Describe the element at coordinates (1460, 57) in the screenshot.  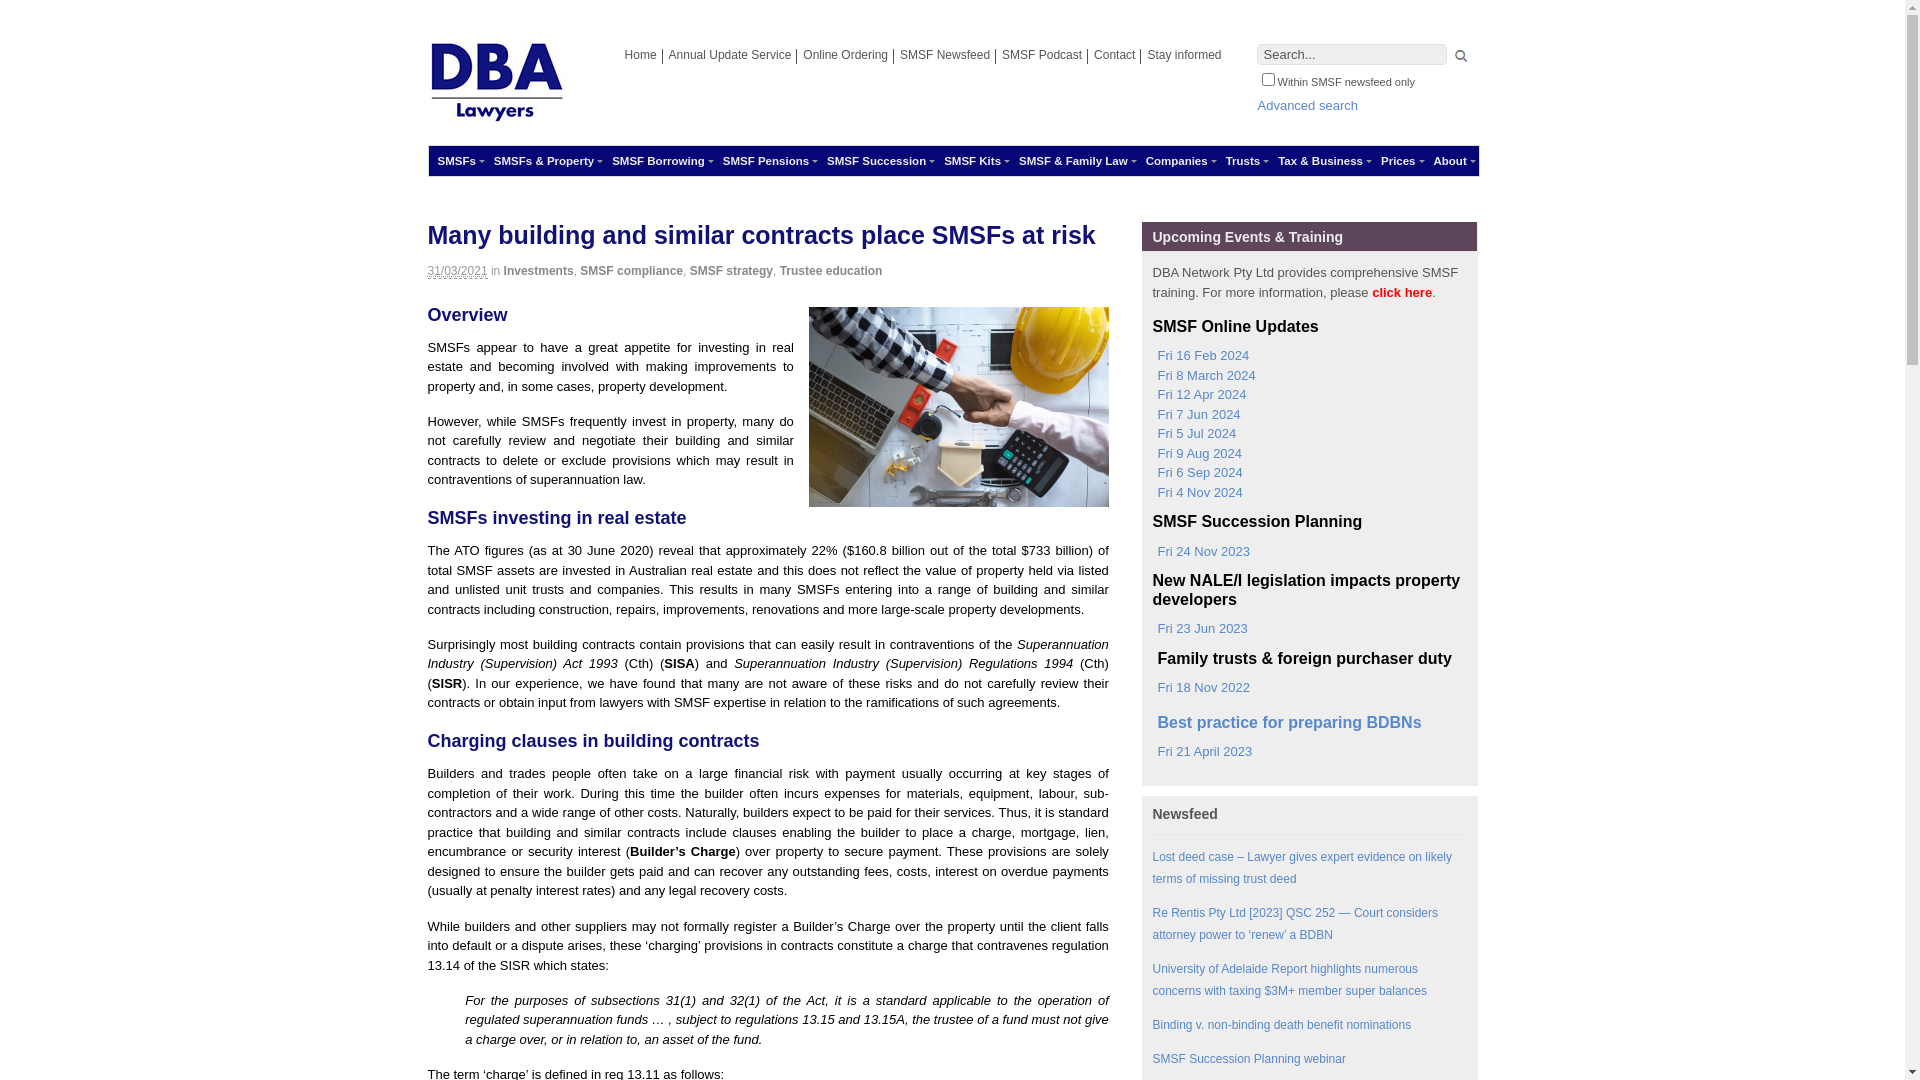
I see `'Search'` at that location.